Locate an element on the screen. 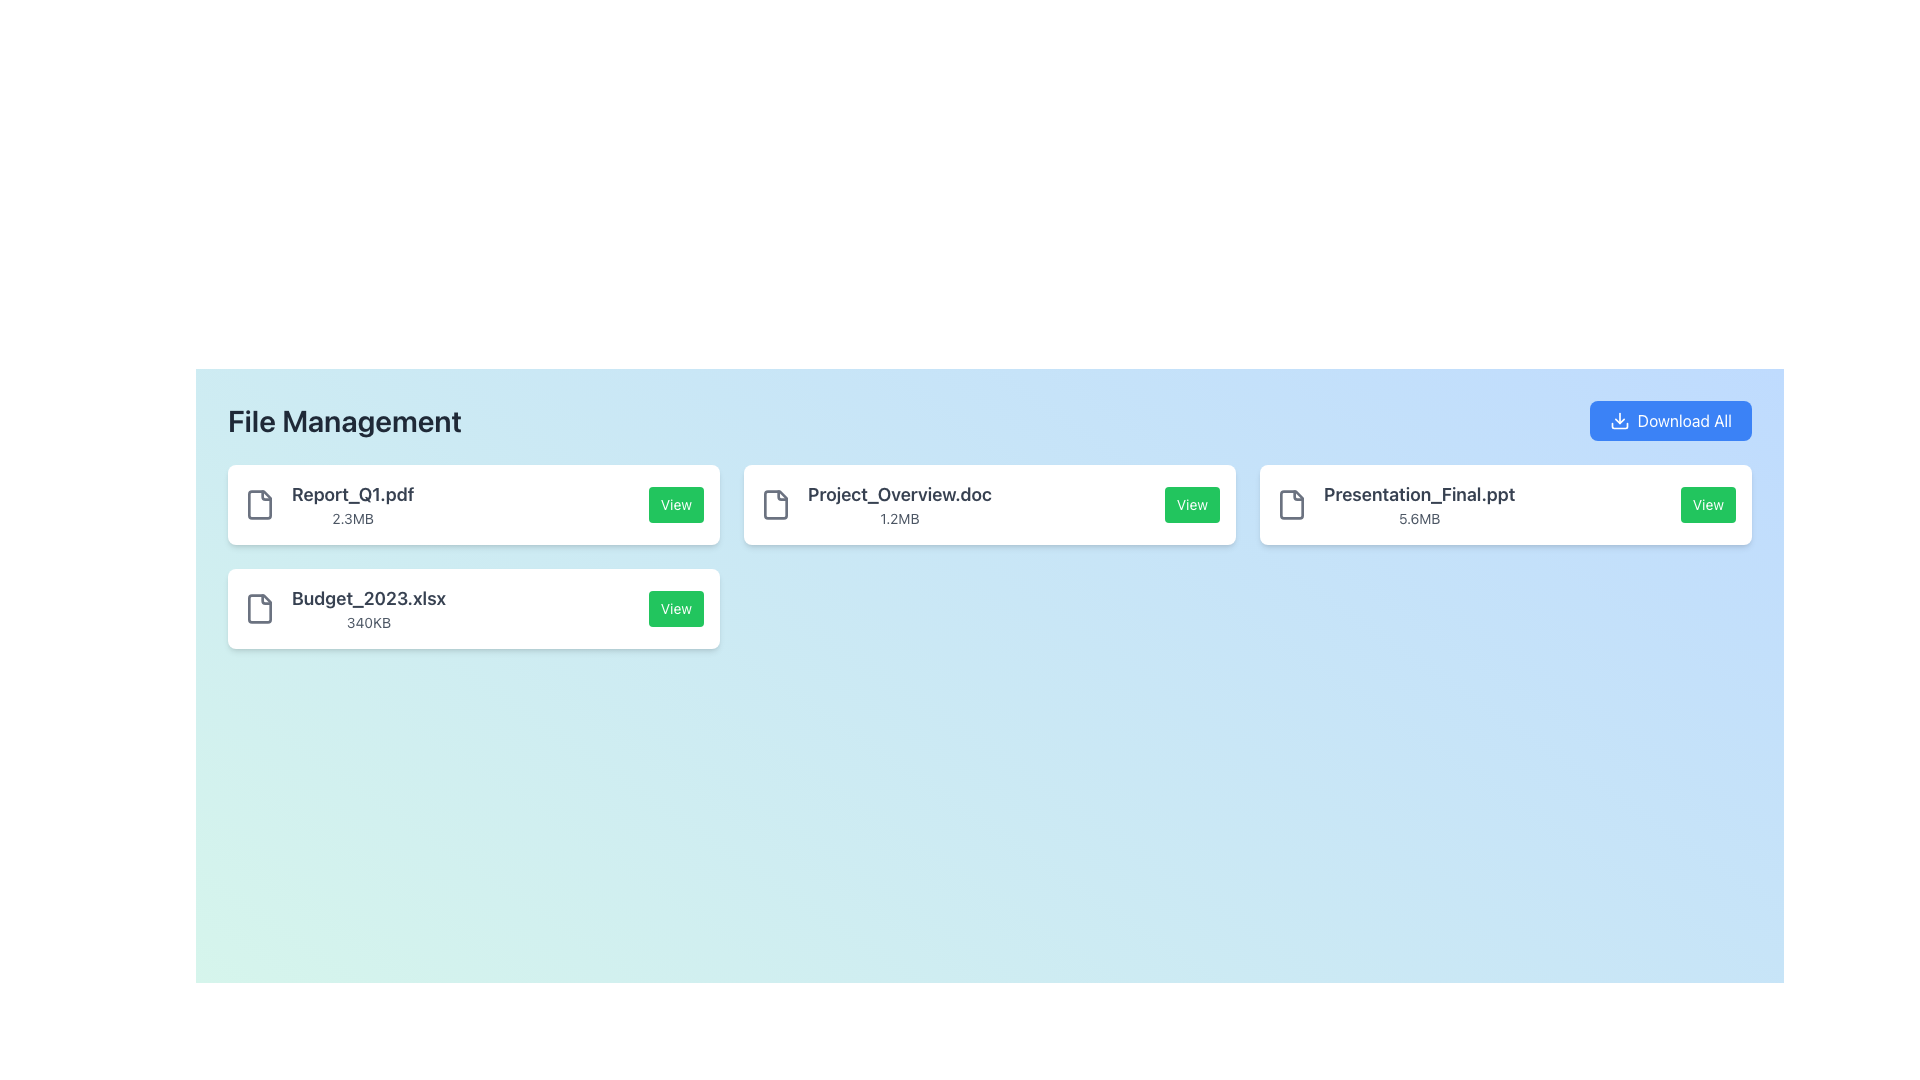 This screenshot has height=1080, width=1920. the text block that provides information about the file, located in the second file card under 'File Management', positioned to the left of the 'View' button and adjacent to a document icon is located at coordinates (875, 504).